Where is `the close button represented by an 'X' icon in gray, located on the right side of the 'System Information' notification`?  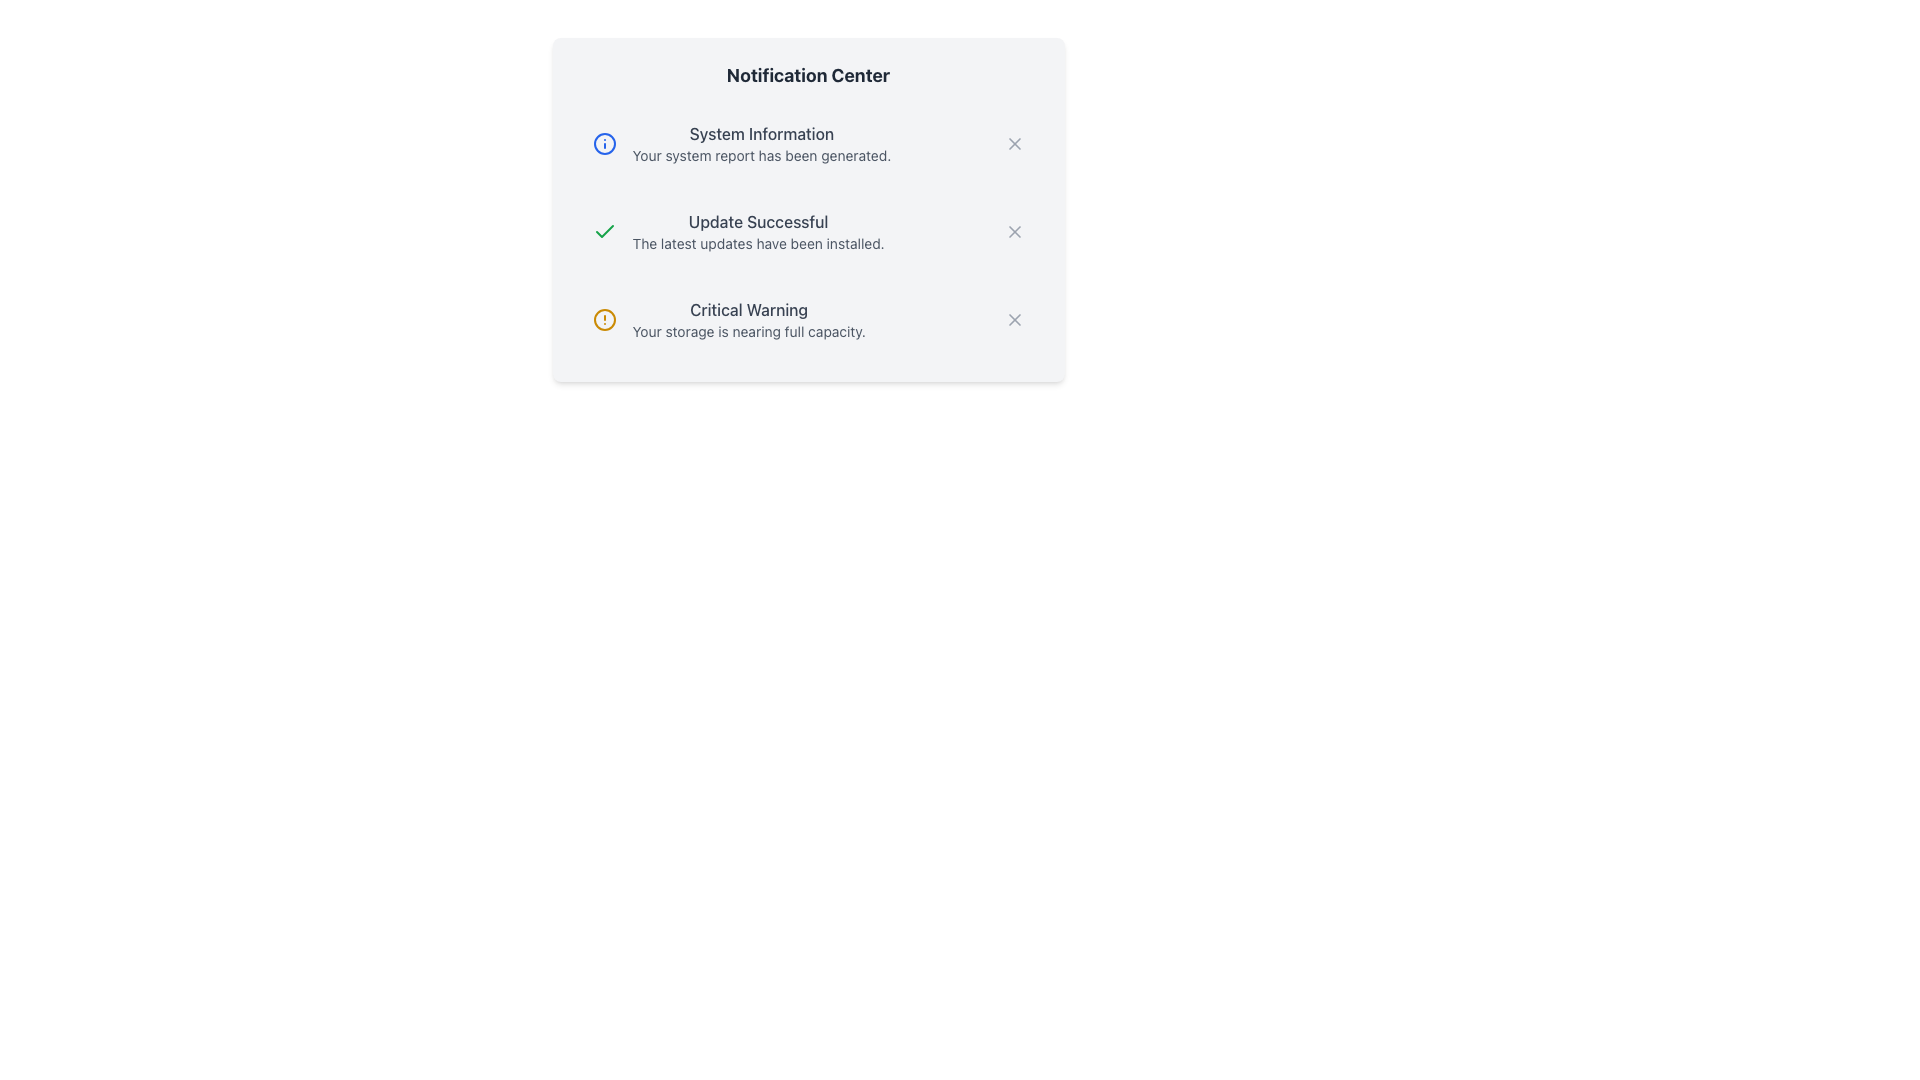 the close button represented by an 'X' icon in gray, located on the right side of the 'System Information' notification is located at coordinates (1014, 142).